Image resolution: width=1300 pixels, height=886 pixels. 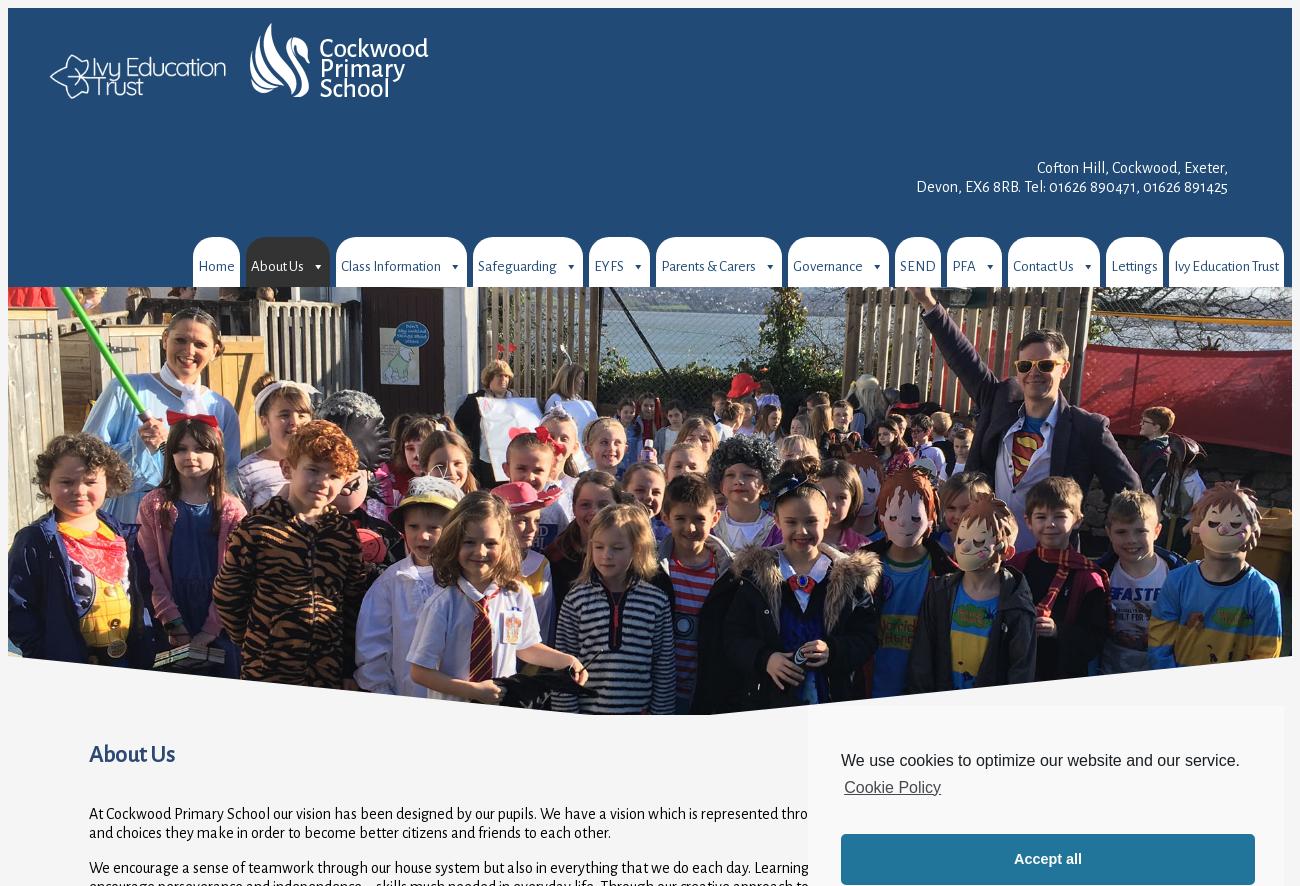 What do you see at coordinates (550, 454) in the screenshot?
I see `'Internet Safety for Children'` at bounding box center [550, 454].